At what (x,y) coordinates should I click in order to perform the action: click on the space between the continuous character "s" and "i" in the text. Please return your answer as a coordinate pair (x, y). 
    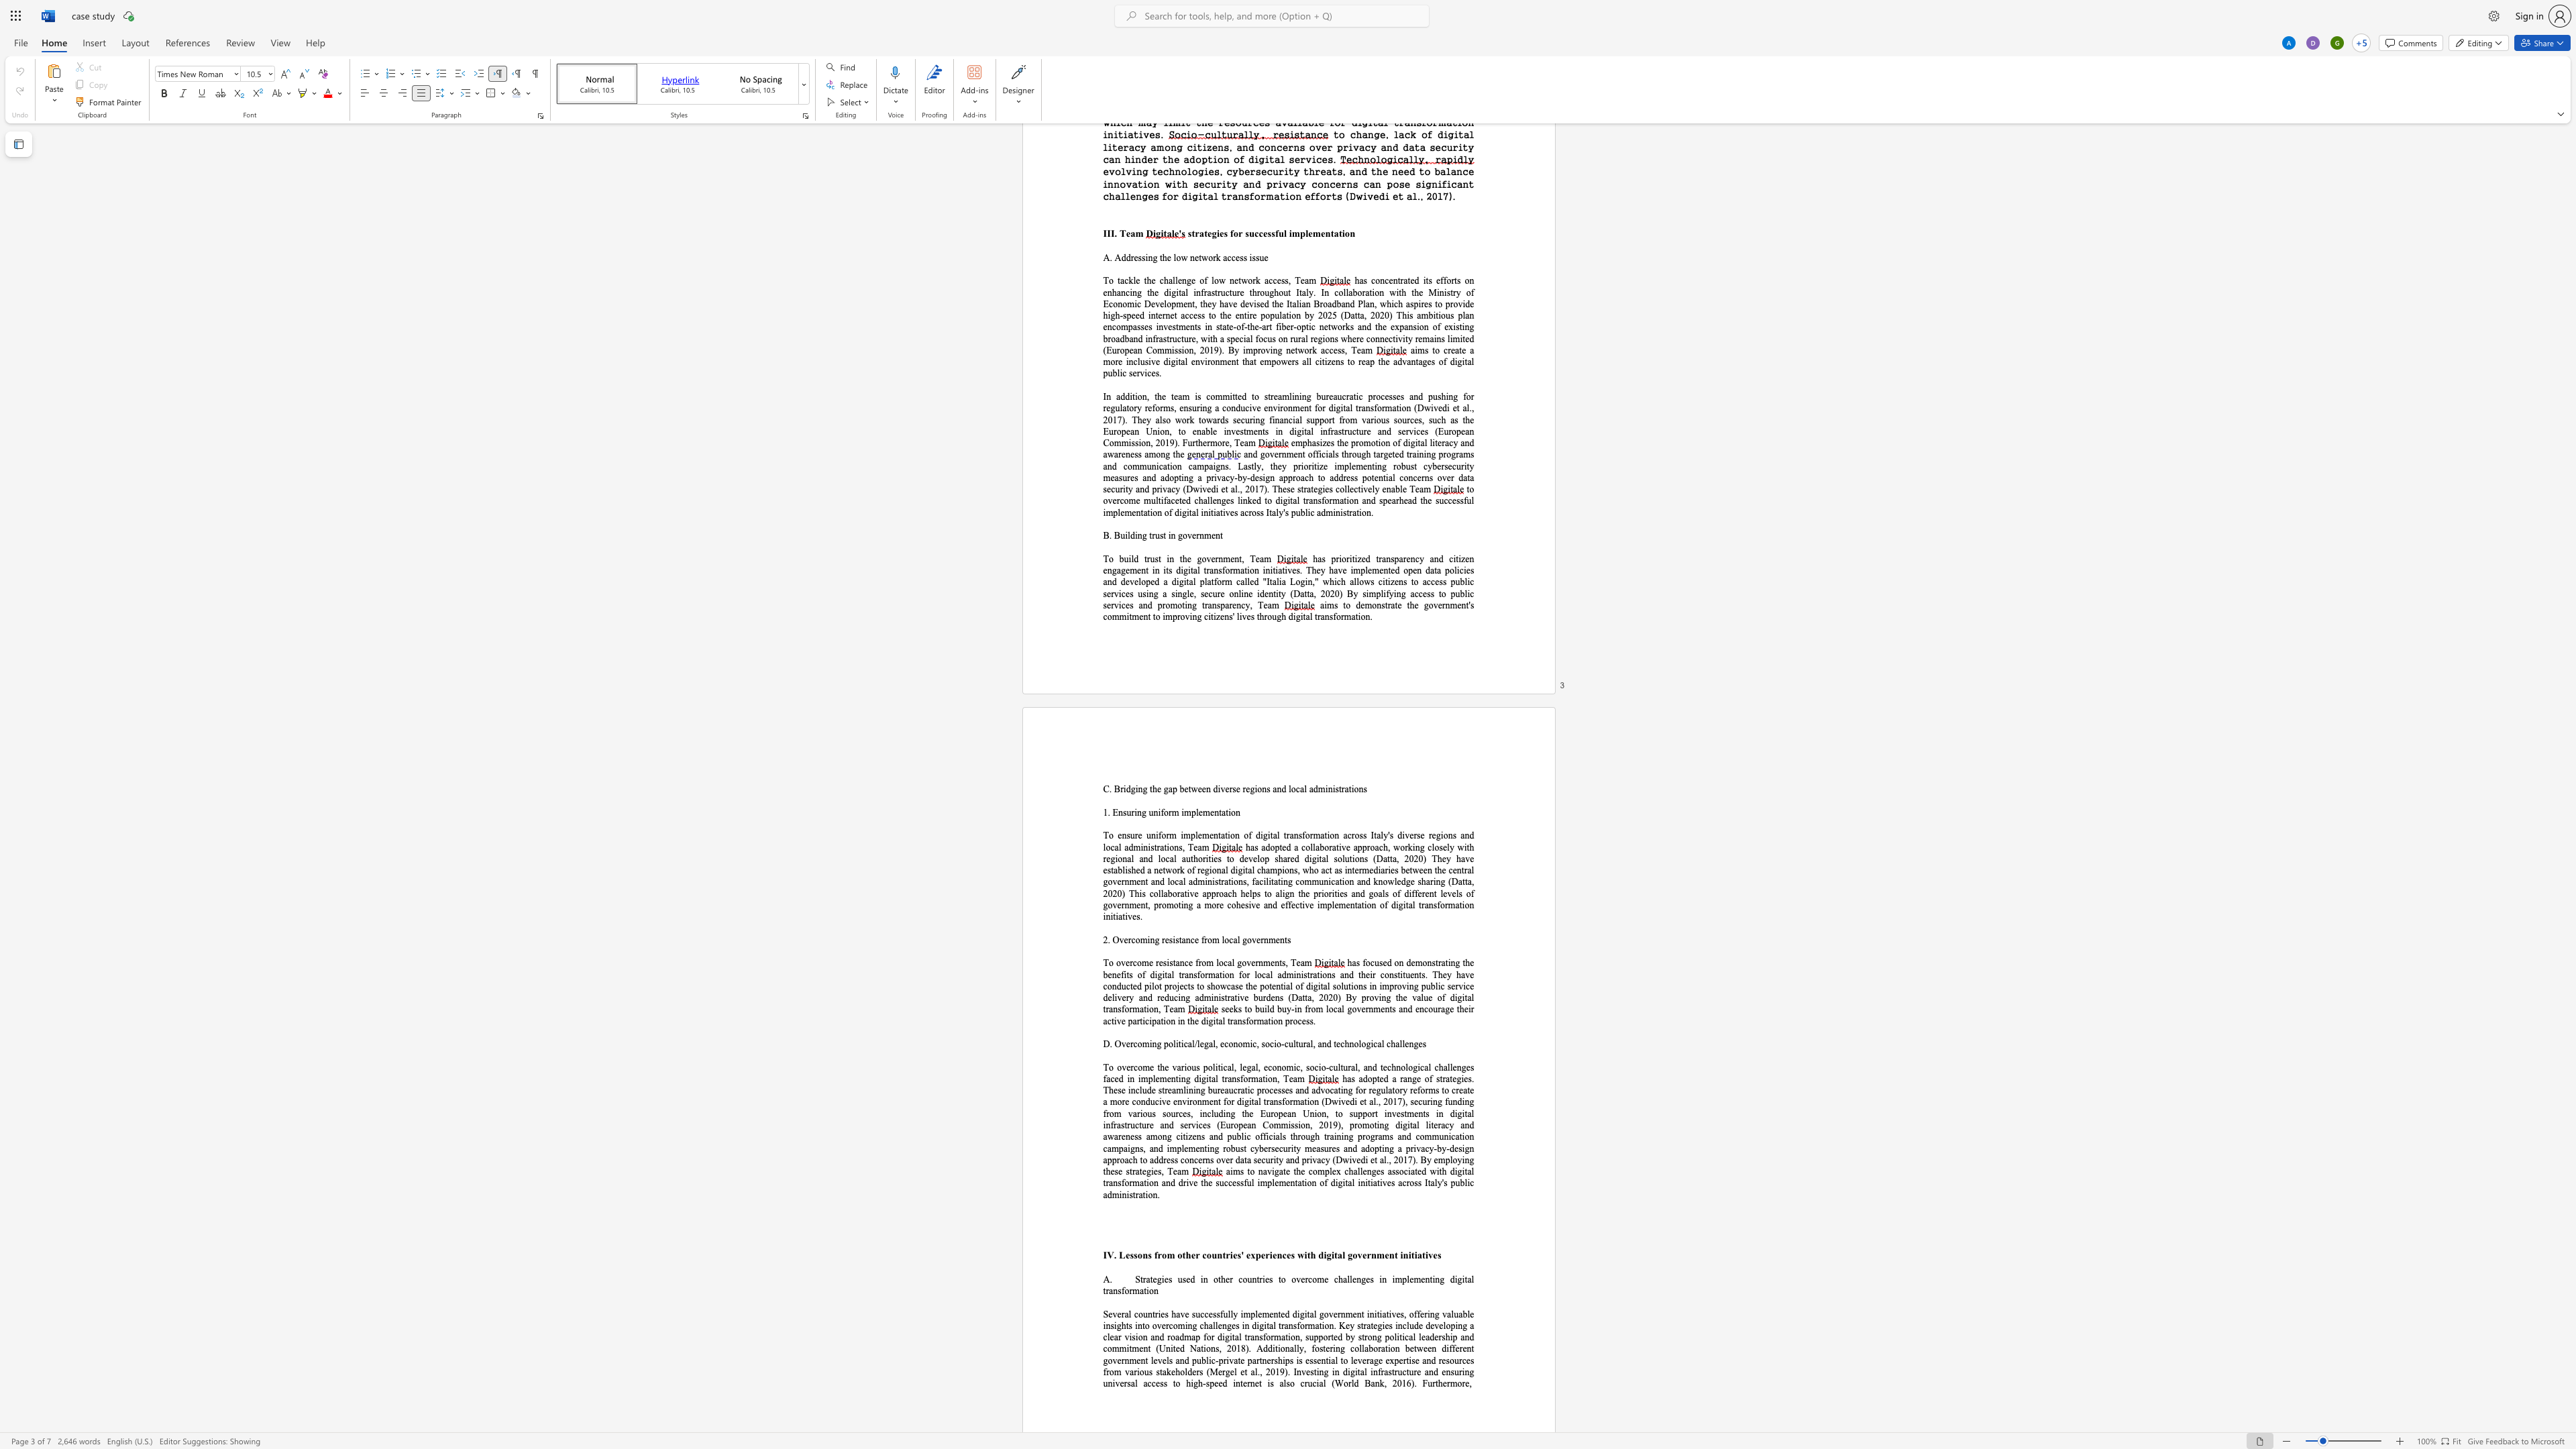
    Looking at the image, I should click on (1171, 940).